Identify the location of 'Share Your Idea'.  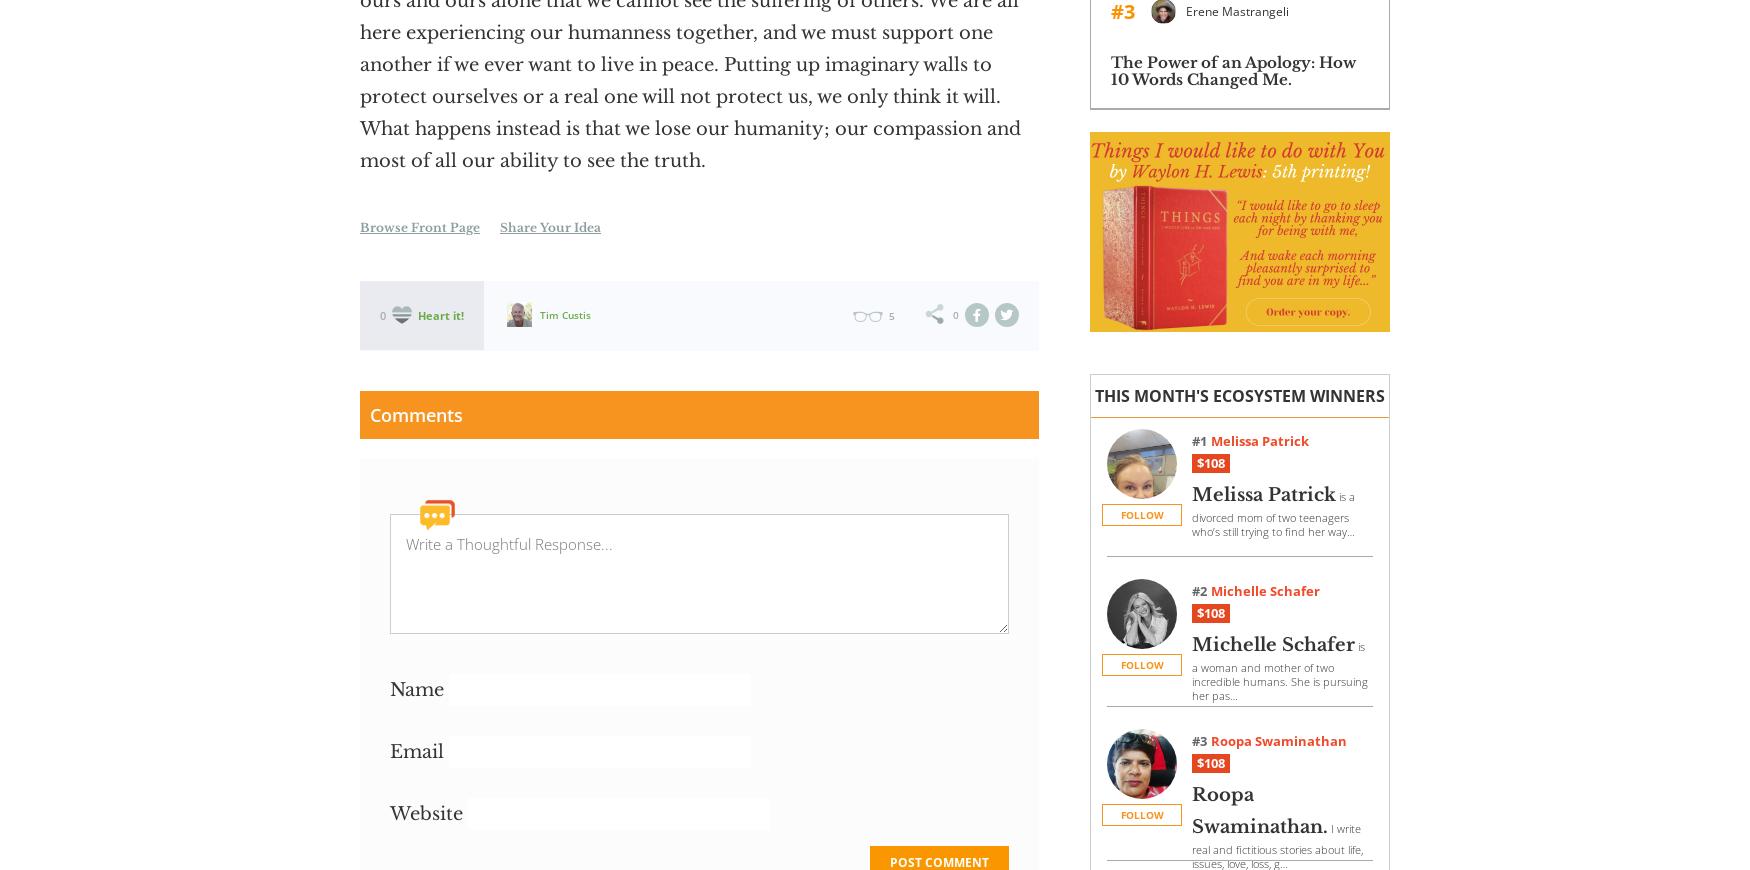
(549, 227).